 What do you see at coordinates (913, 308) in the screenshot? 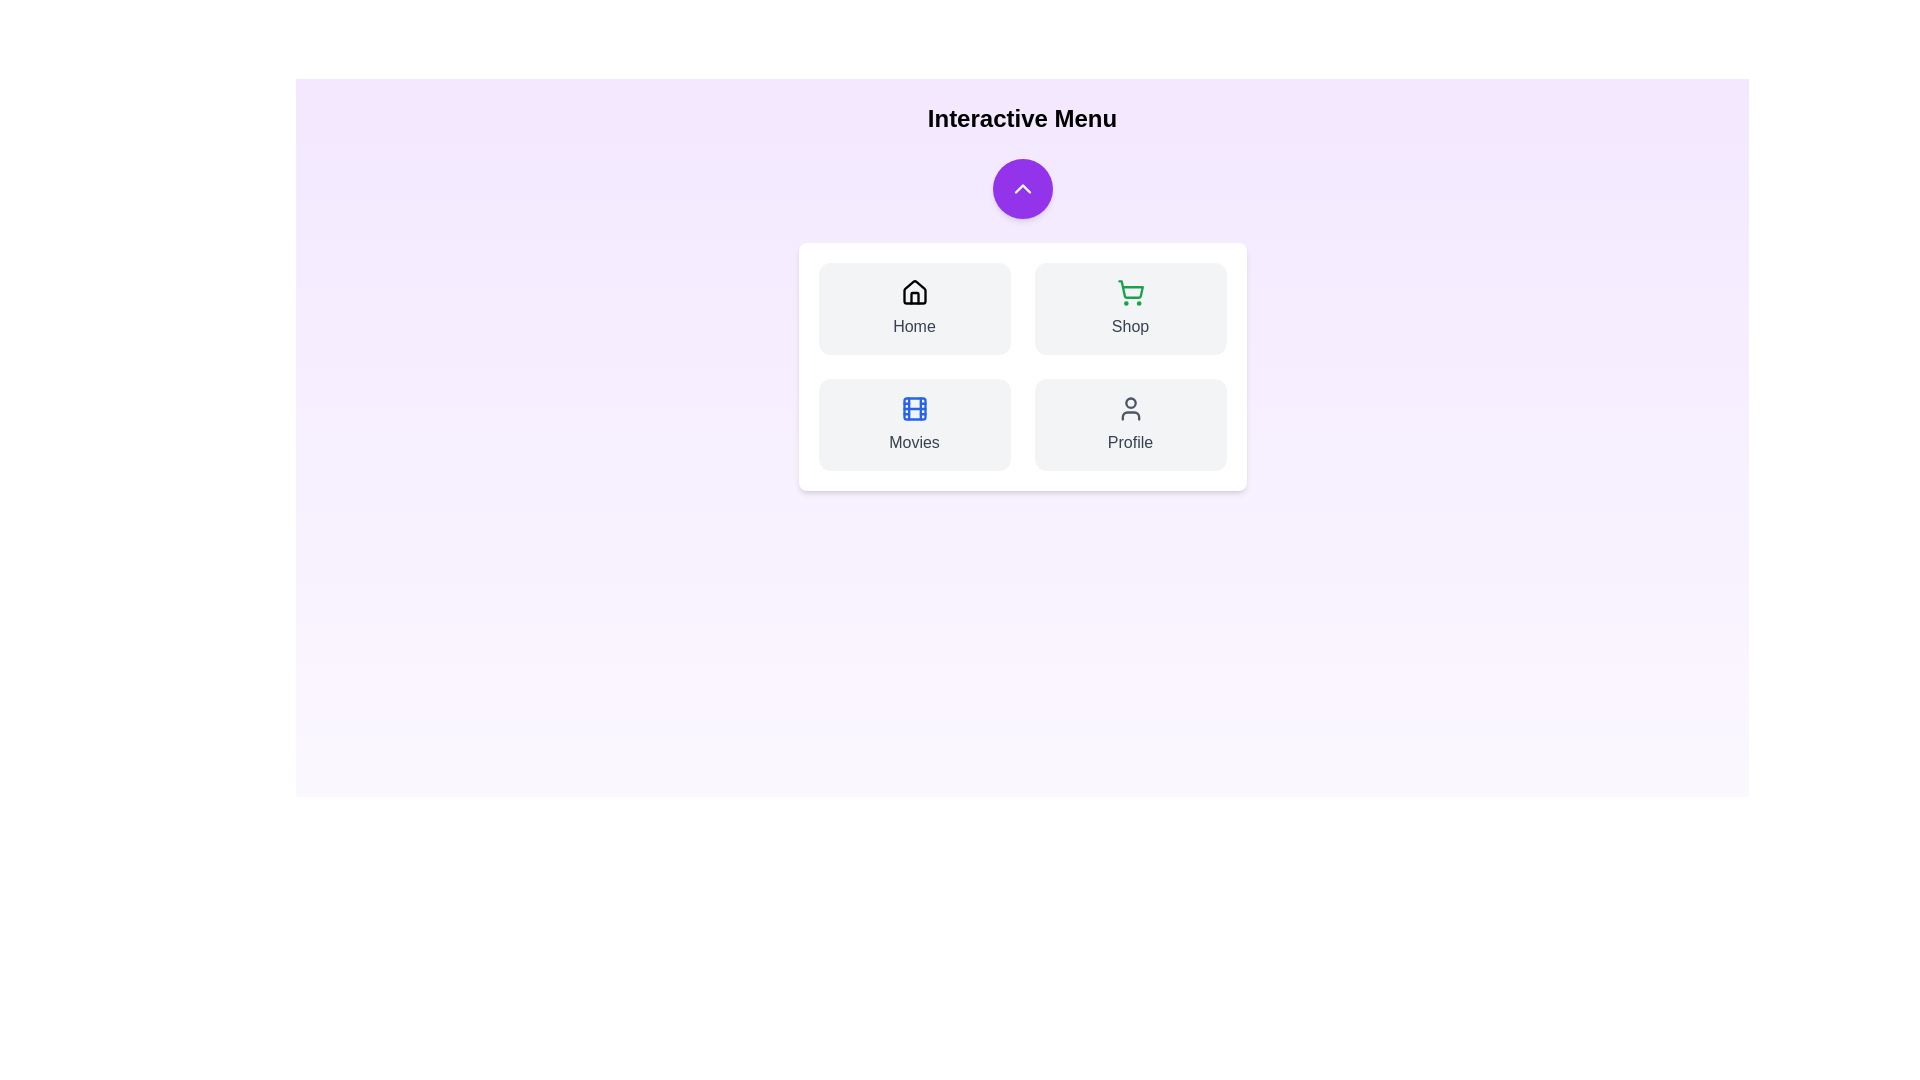
I see `the Home button in the InteractiveNavbar component` at bounding box center [913, 308].